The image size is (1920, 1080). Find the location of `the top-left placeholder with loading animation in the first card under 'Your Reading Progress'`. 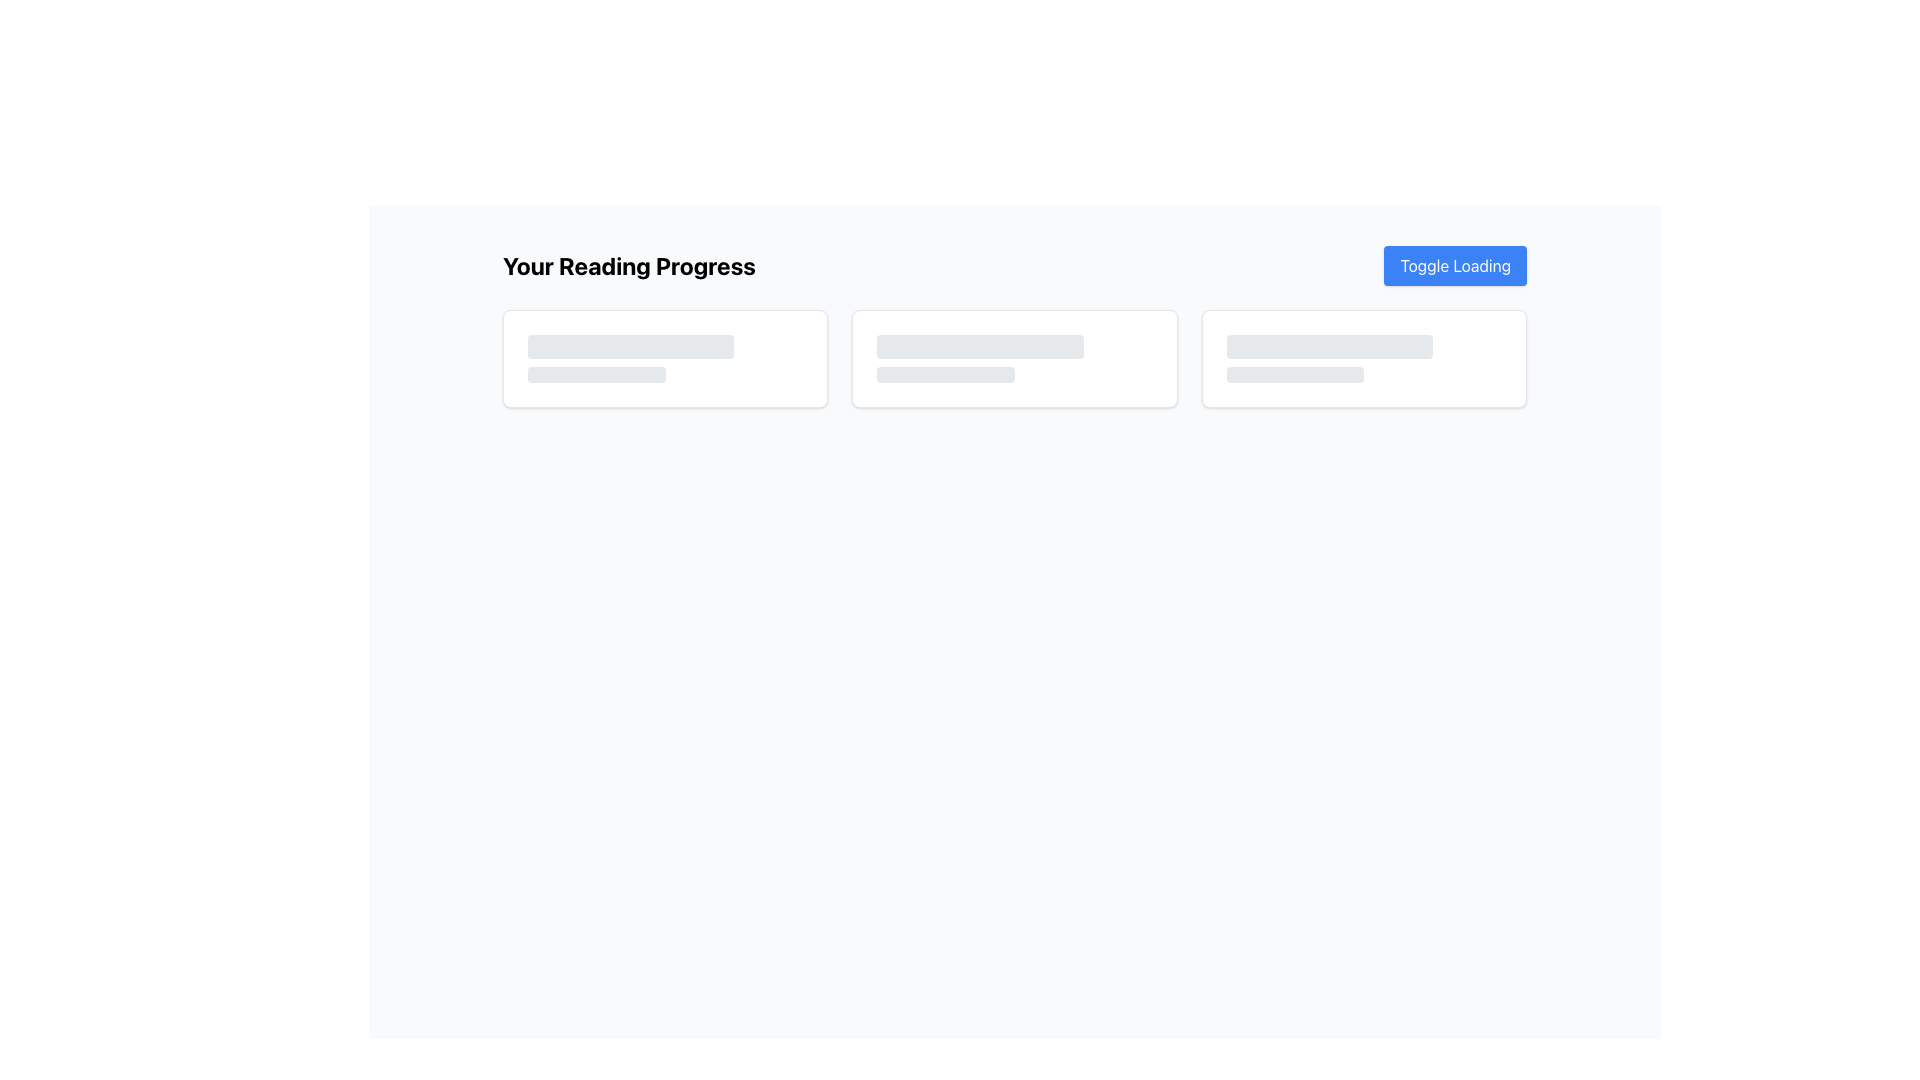

the top-left placeholder with loading animation in the first card under 'Your Reading Progress' is located at coordinates (665, 357).